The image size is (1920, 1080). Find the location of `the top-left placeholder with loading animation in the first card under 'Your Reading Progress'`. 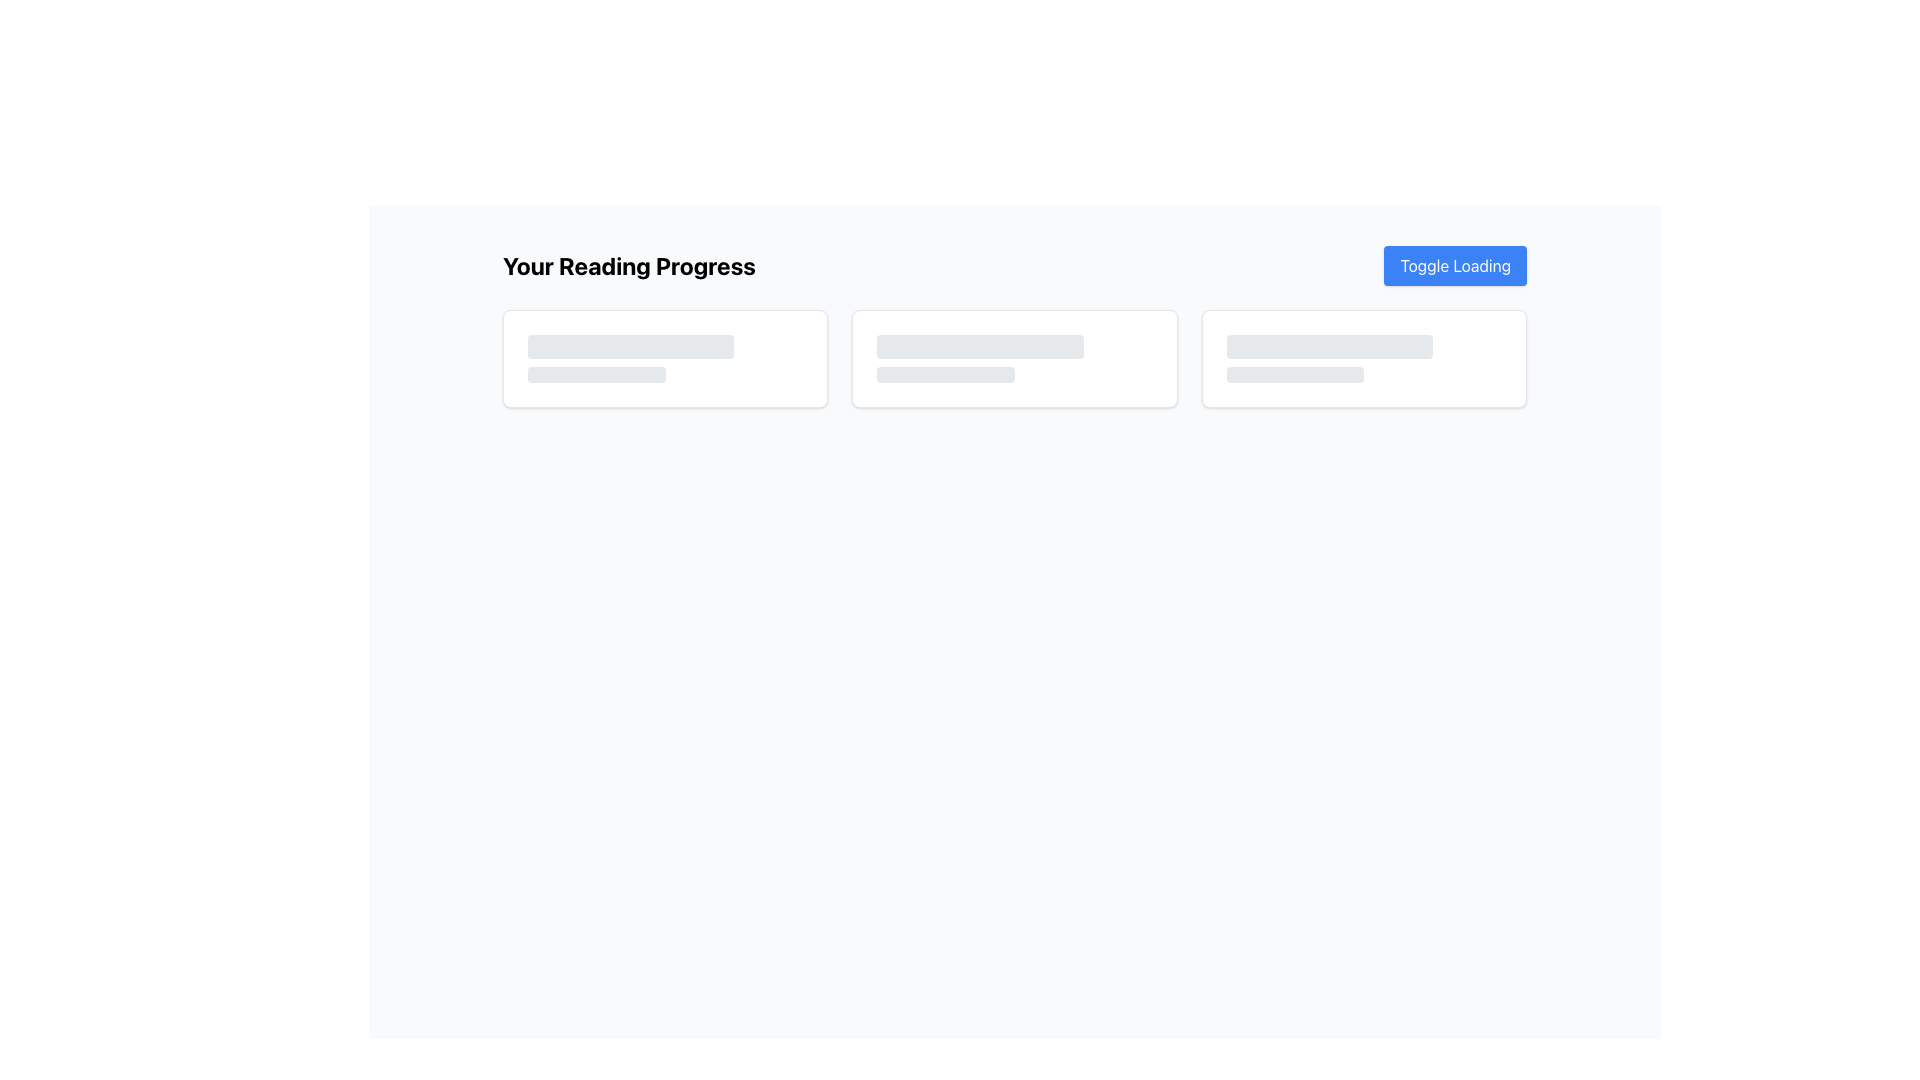

the top-left placeholder with loading animation in the first card under 'Your Reading Progress' is located at coordinates (665, 357).